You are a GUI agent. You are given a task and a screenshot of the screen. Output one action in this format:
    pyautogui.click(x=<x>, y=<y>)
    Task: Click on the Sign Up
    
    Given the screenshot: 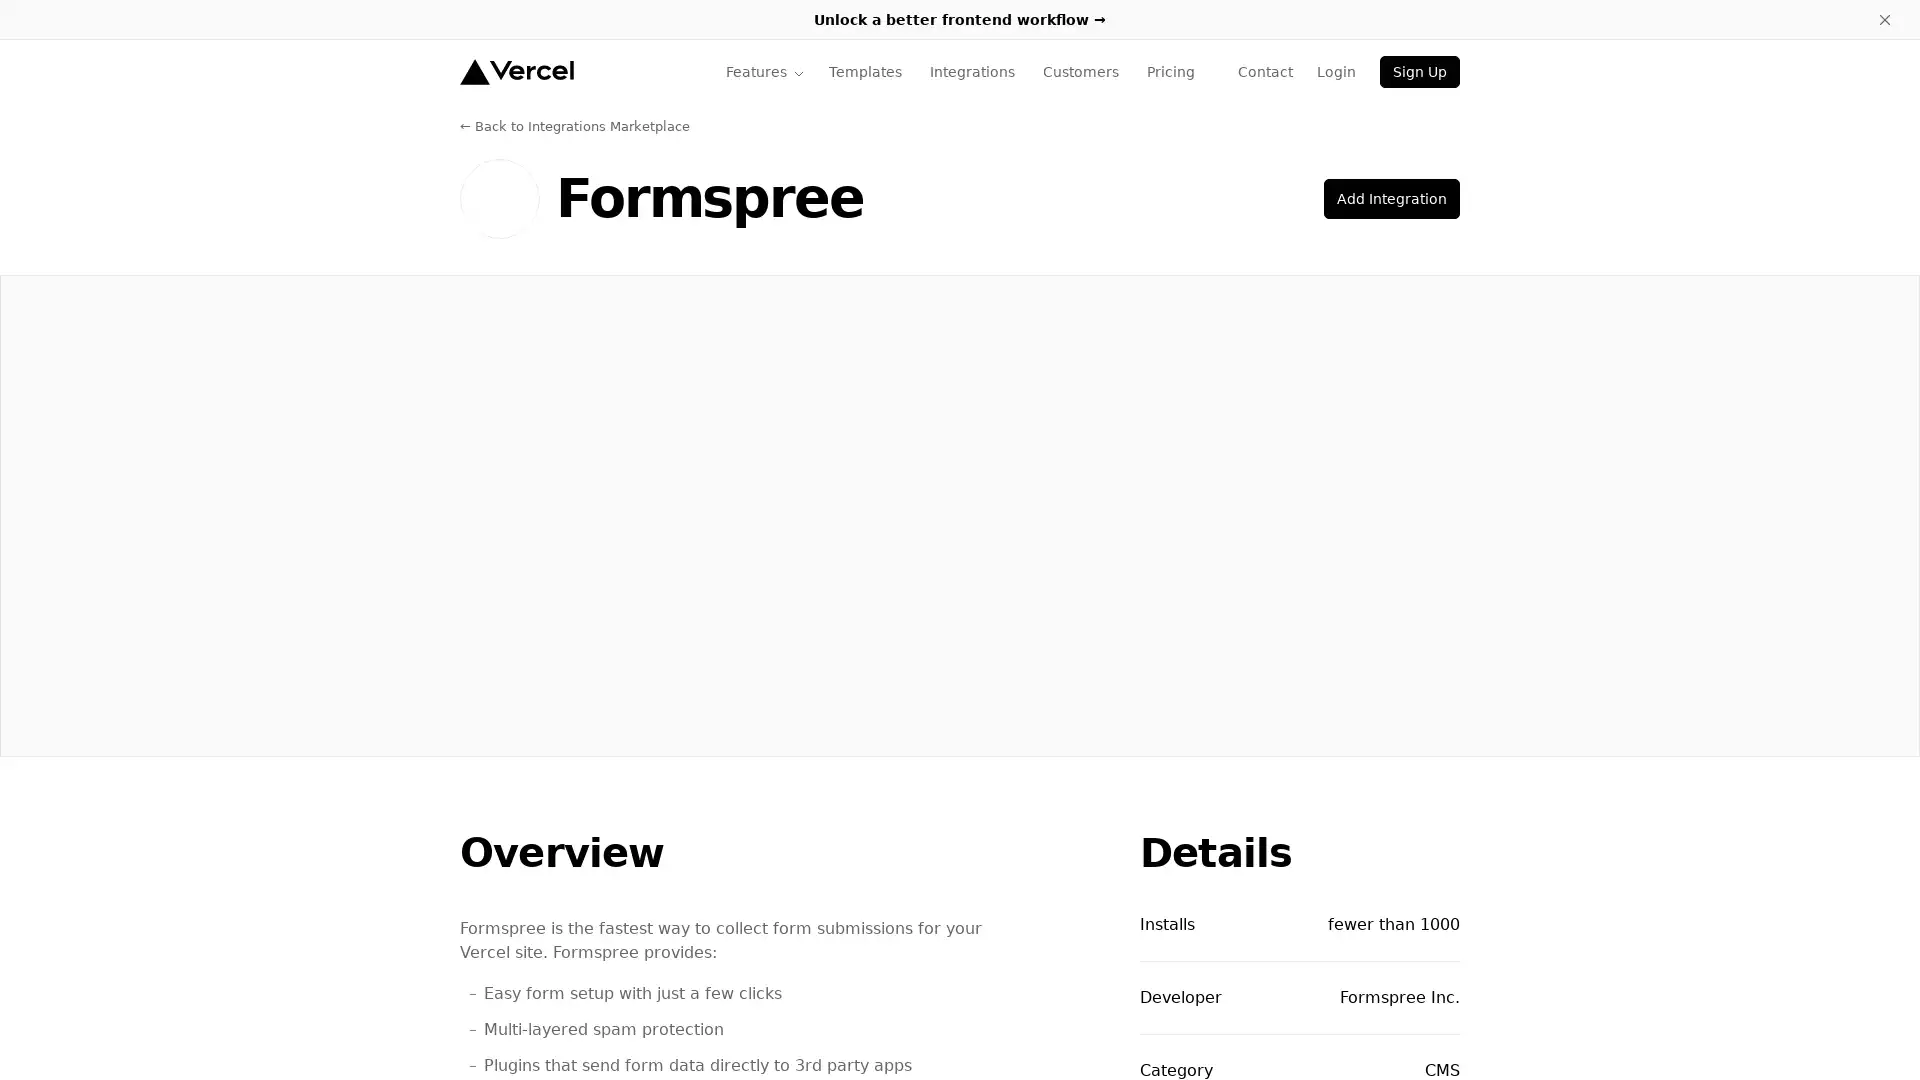 What is the action you would take?
    pyautogui.click(x=1419, y=71)
    